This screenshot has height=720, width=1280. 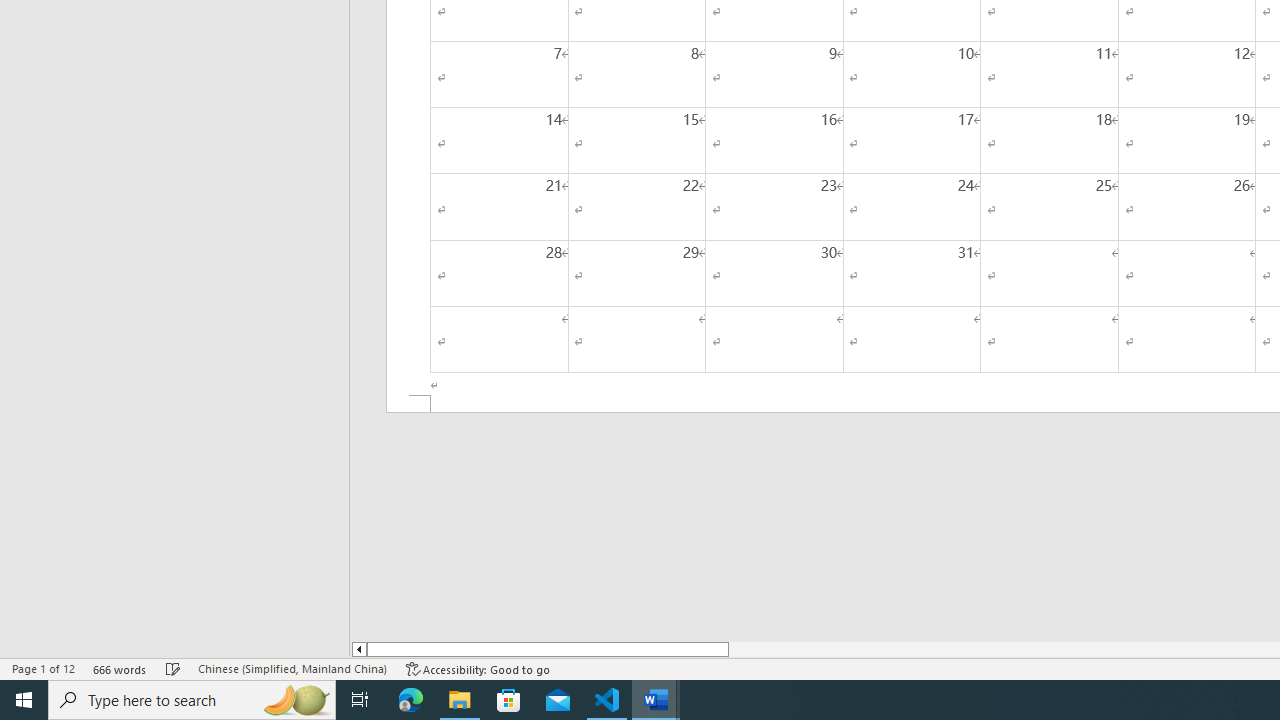 I want to click on 'Word Count 666 words', so click(x=119, y=669).